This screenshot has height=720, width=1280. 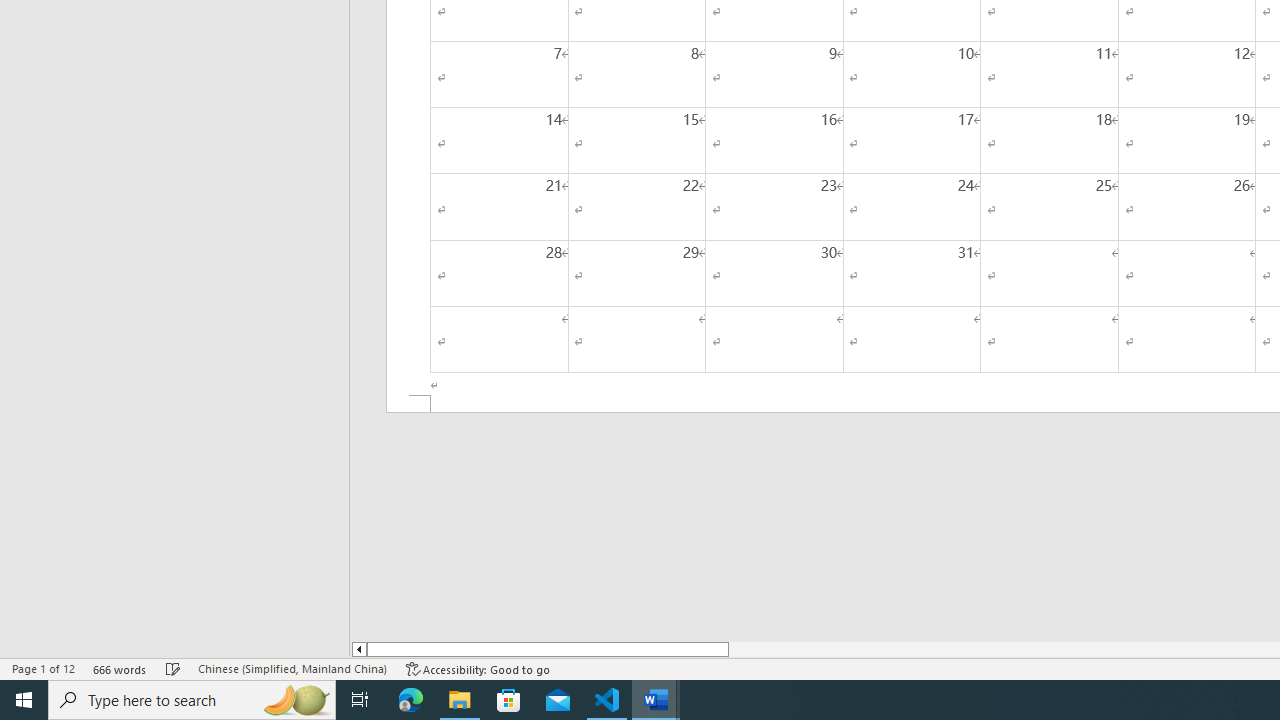 I want to click on 'Word Count 666 words', so click(x=119, y=669).